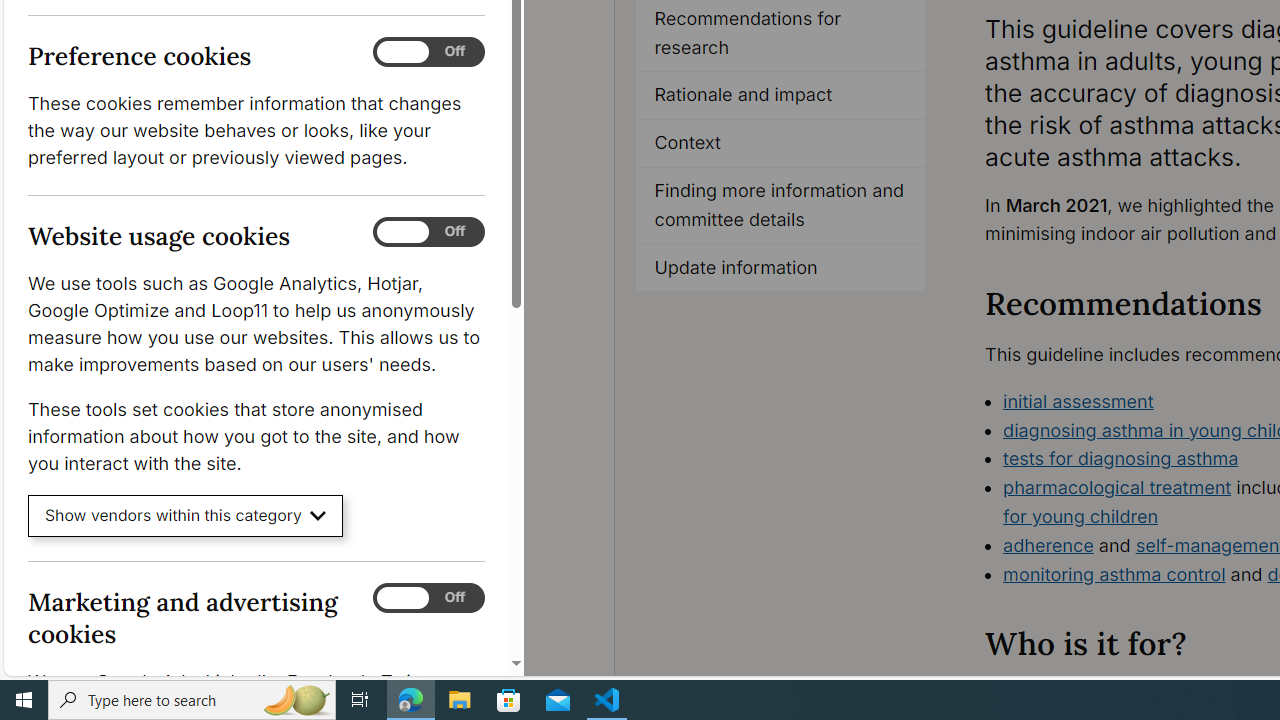  What do you see at coordinates (779, 143) in the screenshot?
I see `'Context'` at bounding box center [779, 143].